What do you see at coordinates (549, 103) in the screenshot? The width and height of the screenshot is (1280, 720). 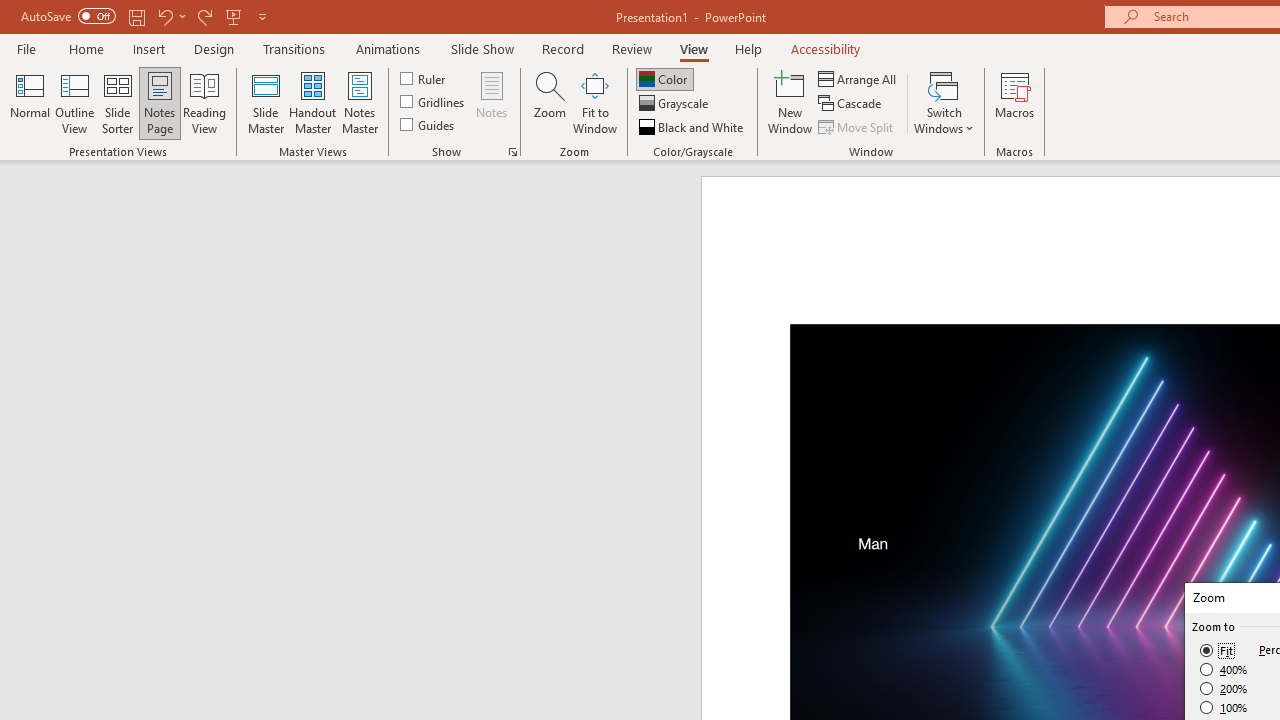 I see `'Zoom...'` at bounding box center [549, 103].